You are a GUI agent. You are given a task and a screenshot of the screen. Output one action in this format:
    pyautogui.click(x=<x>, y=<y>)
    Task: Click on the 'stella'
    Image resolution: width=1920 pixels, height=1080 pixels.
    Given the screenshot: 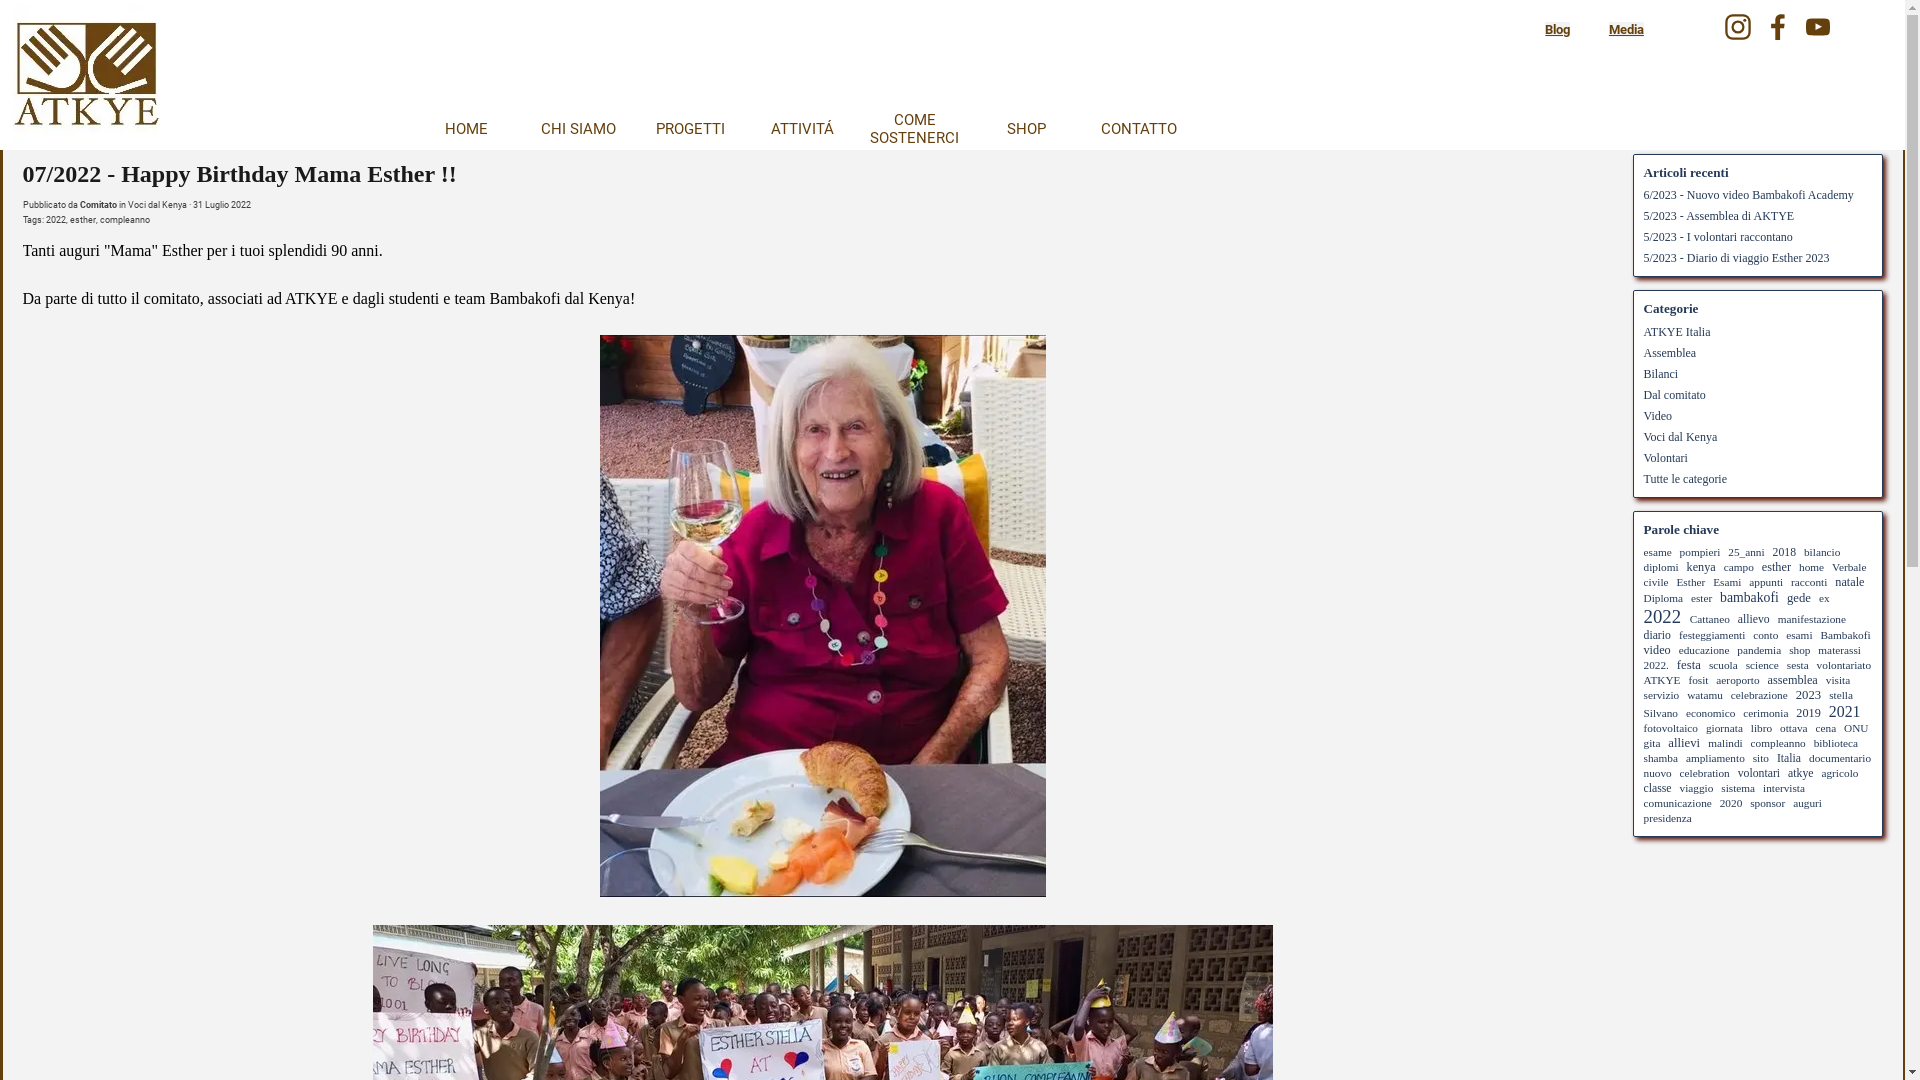 What is the action you would take?
    pyautogui.click(x=1840, y=693)
    